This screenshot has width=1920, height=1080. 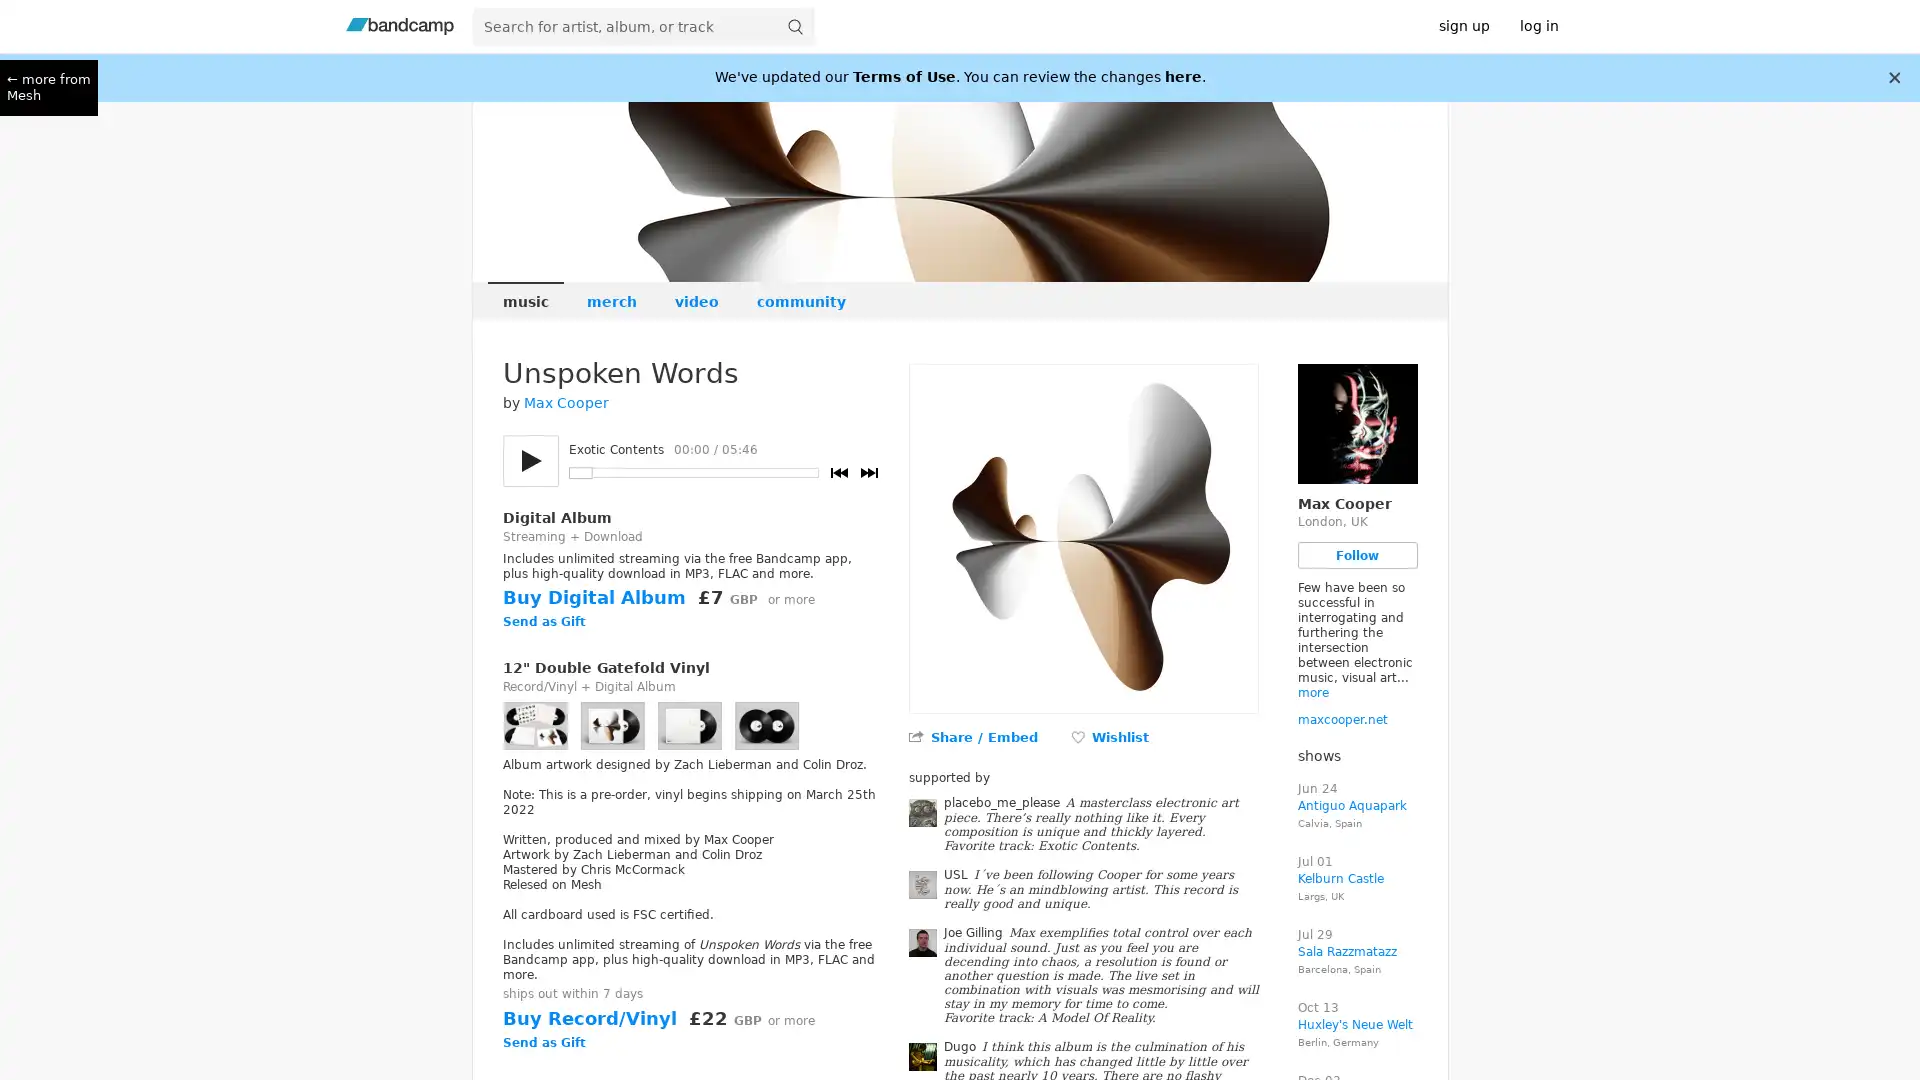 What do you see at coordinates (543, 1043) in the screenshot?
I see `Send as Gift` at bounding box center [543, 1043].